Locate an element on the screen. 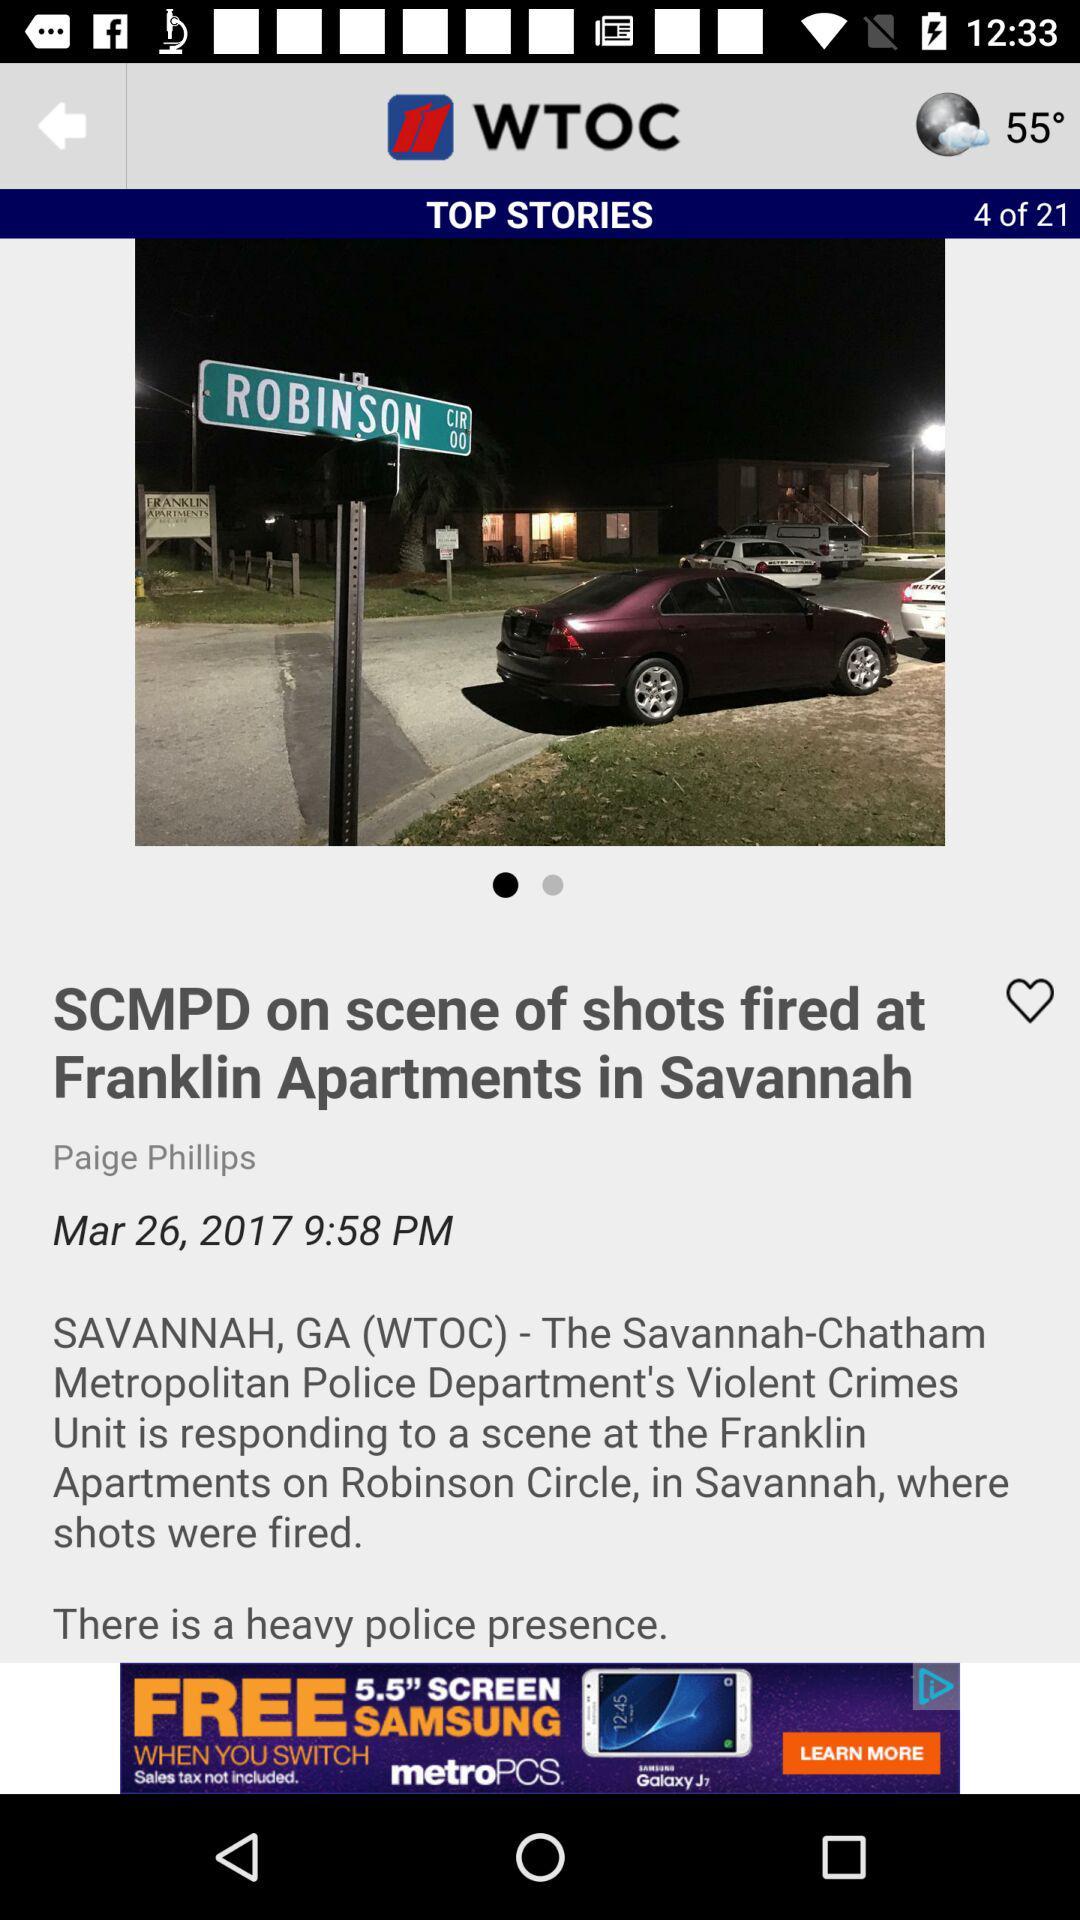 This screenshot has height=1920, width=1080. go back is located at coordinates (61, 124).